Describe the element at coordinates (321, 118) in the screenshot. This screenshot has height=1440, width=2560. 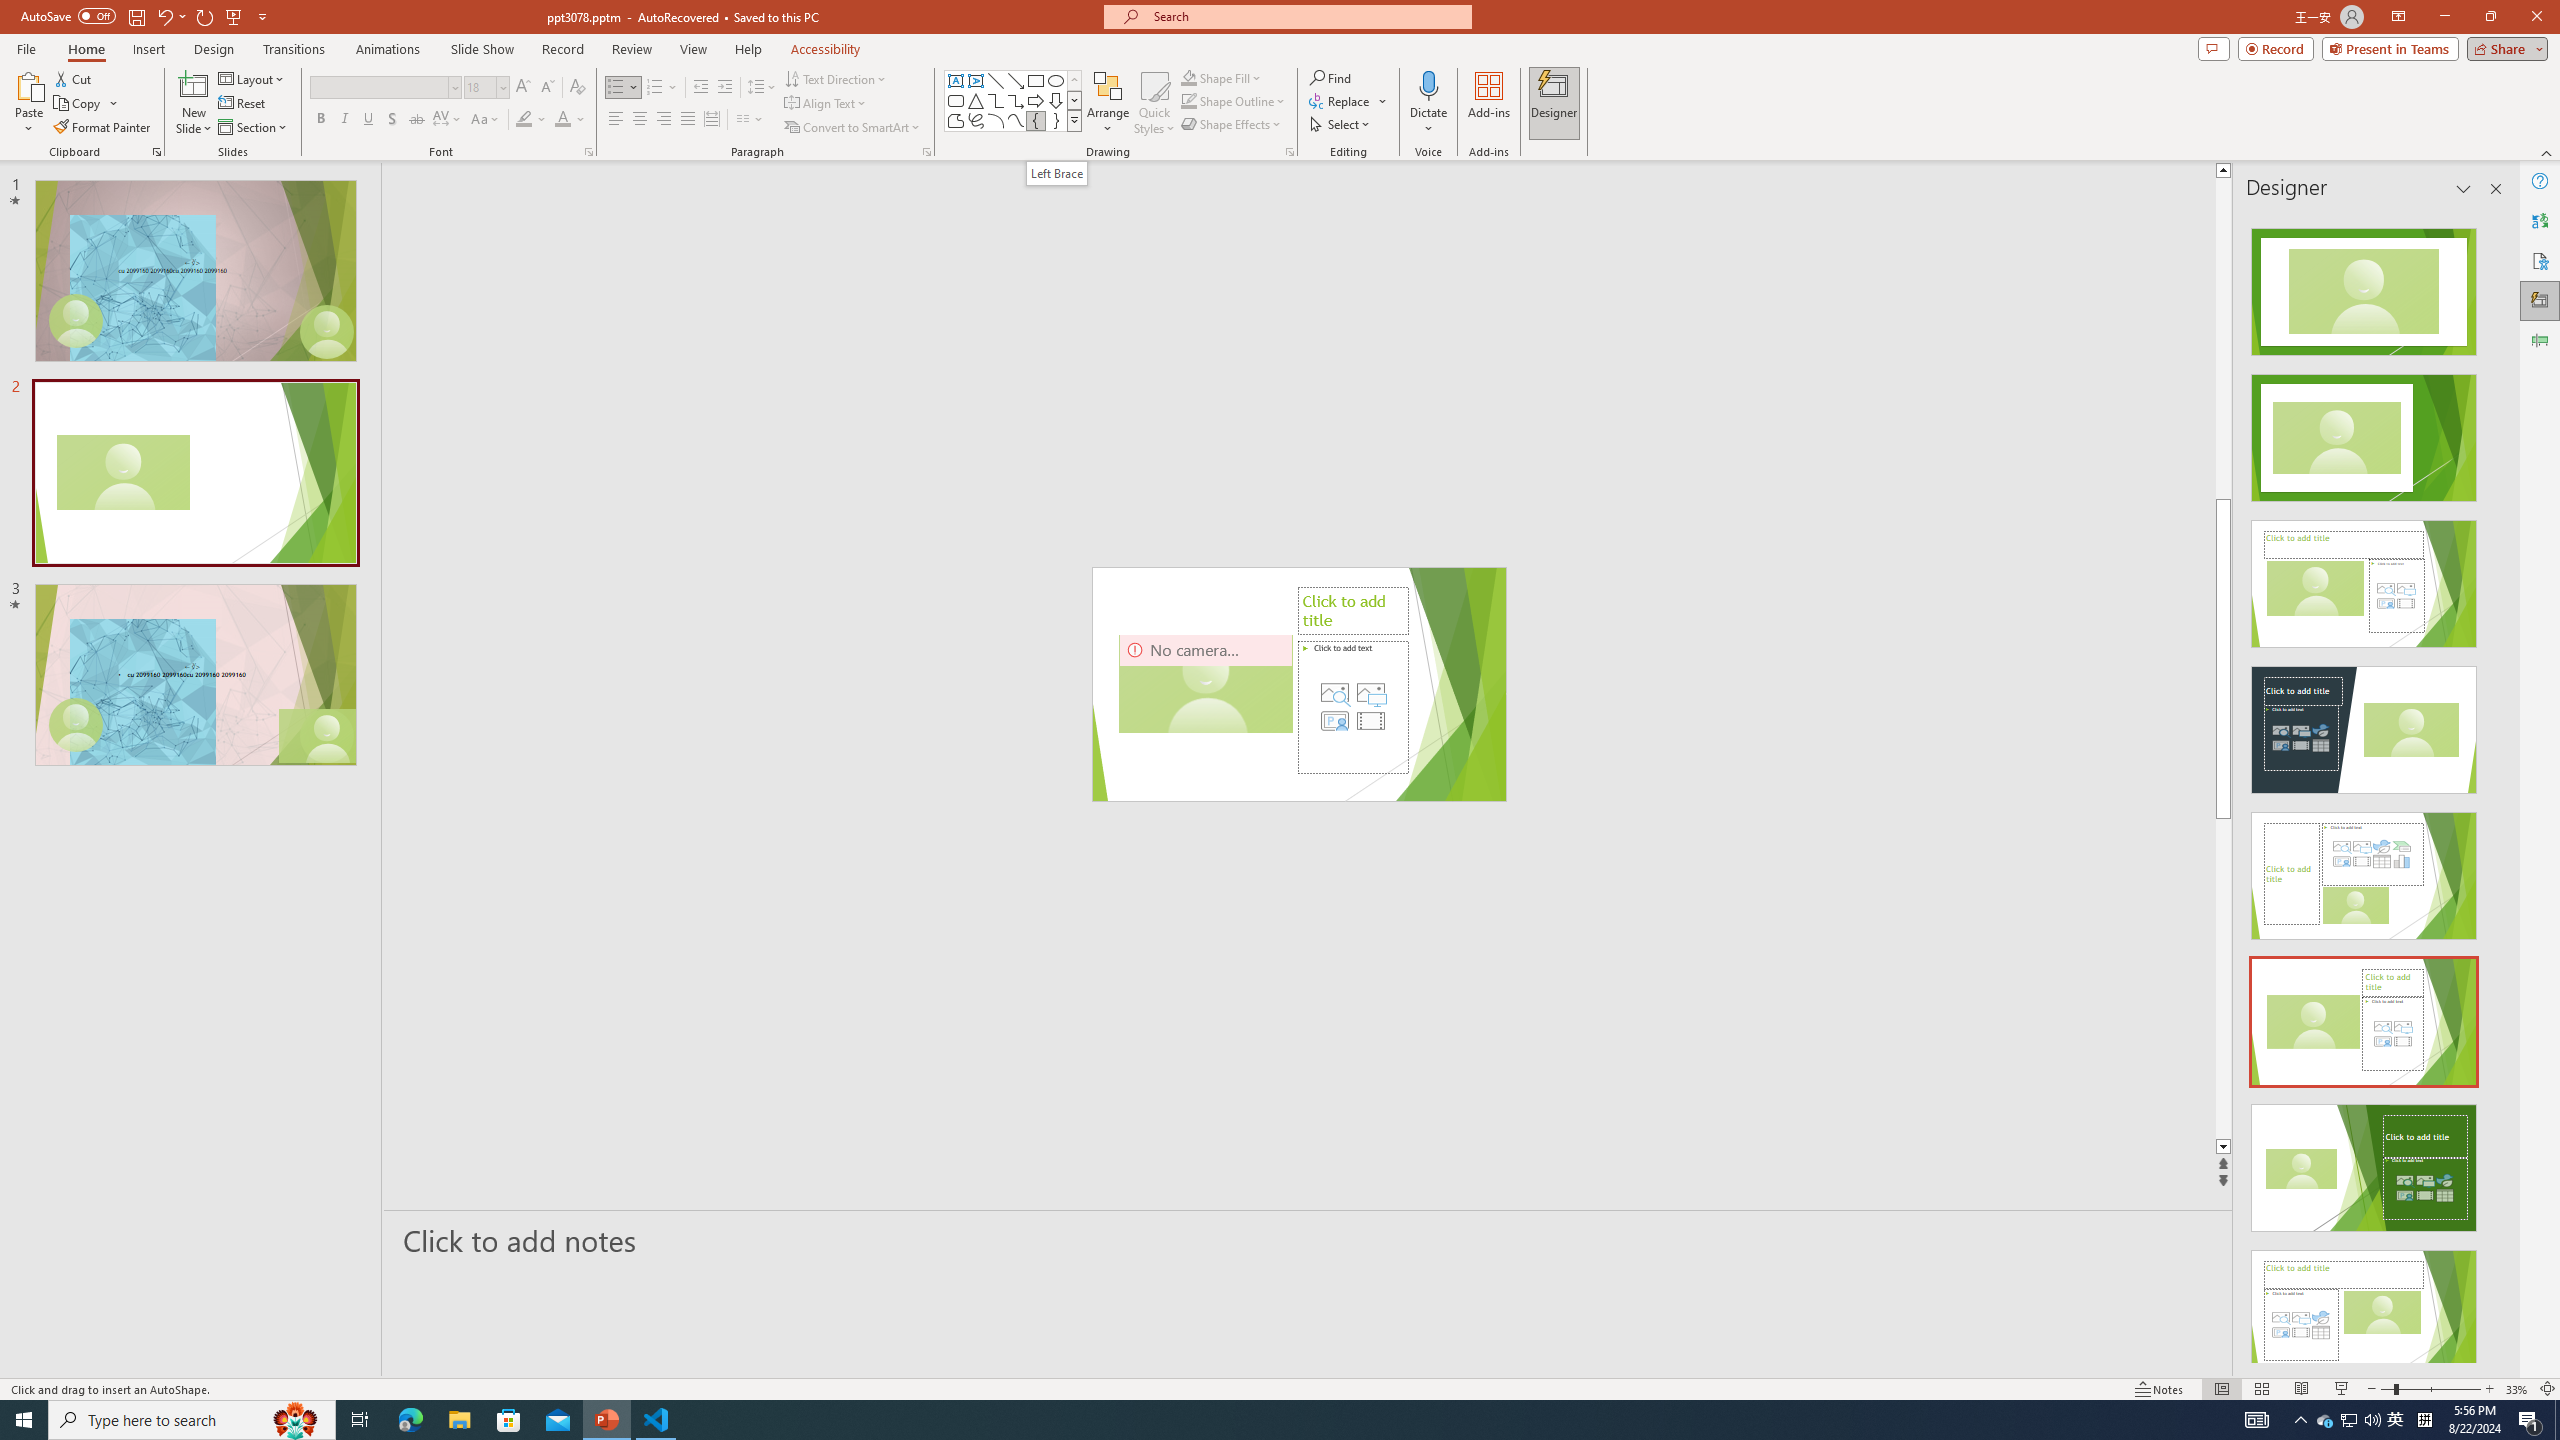
I see `'Bold'` at that location.